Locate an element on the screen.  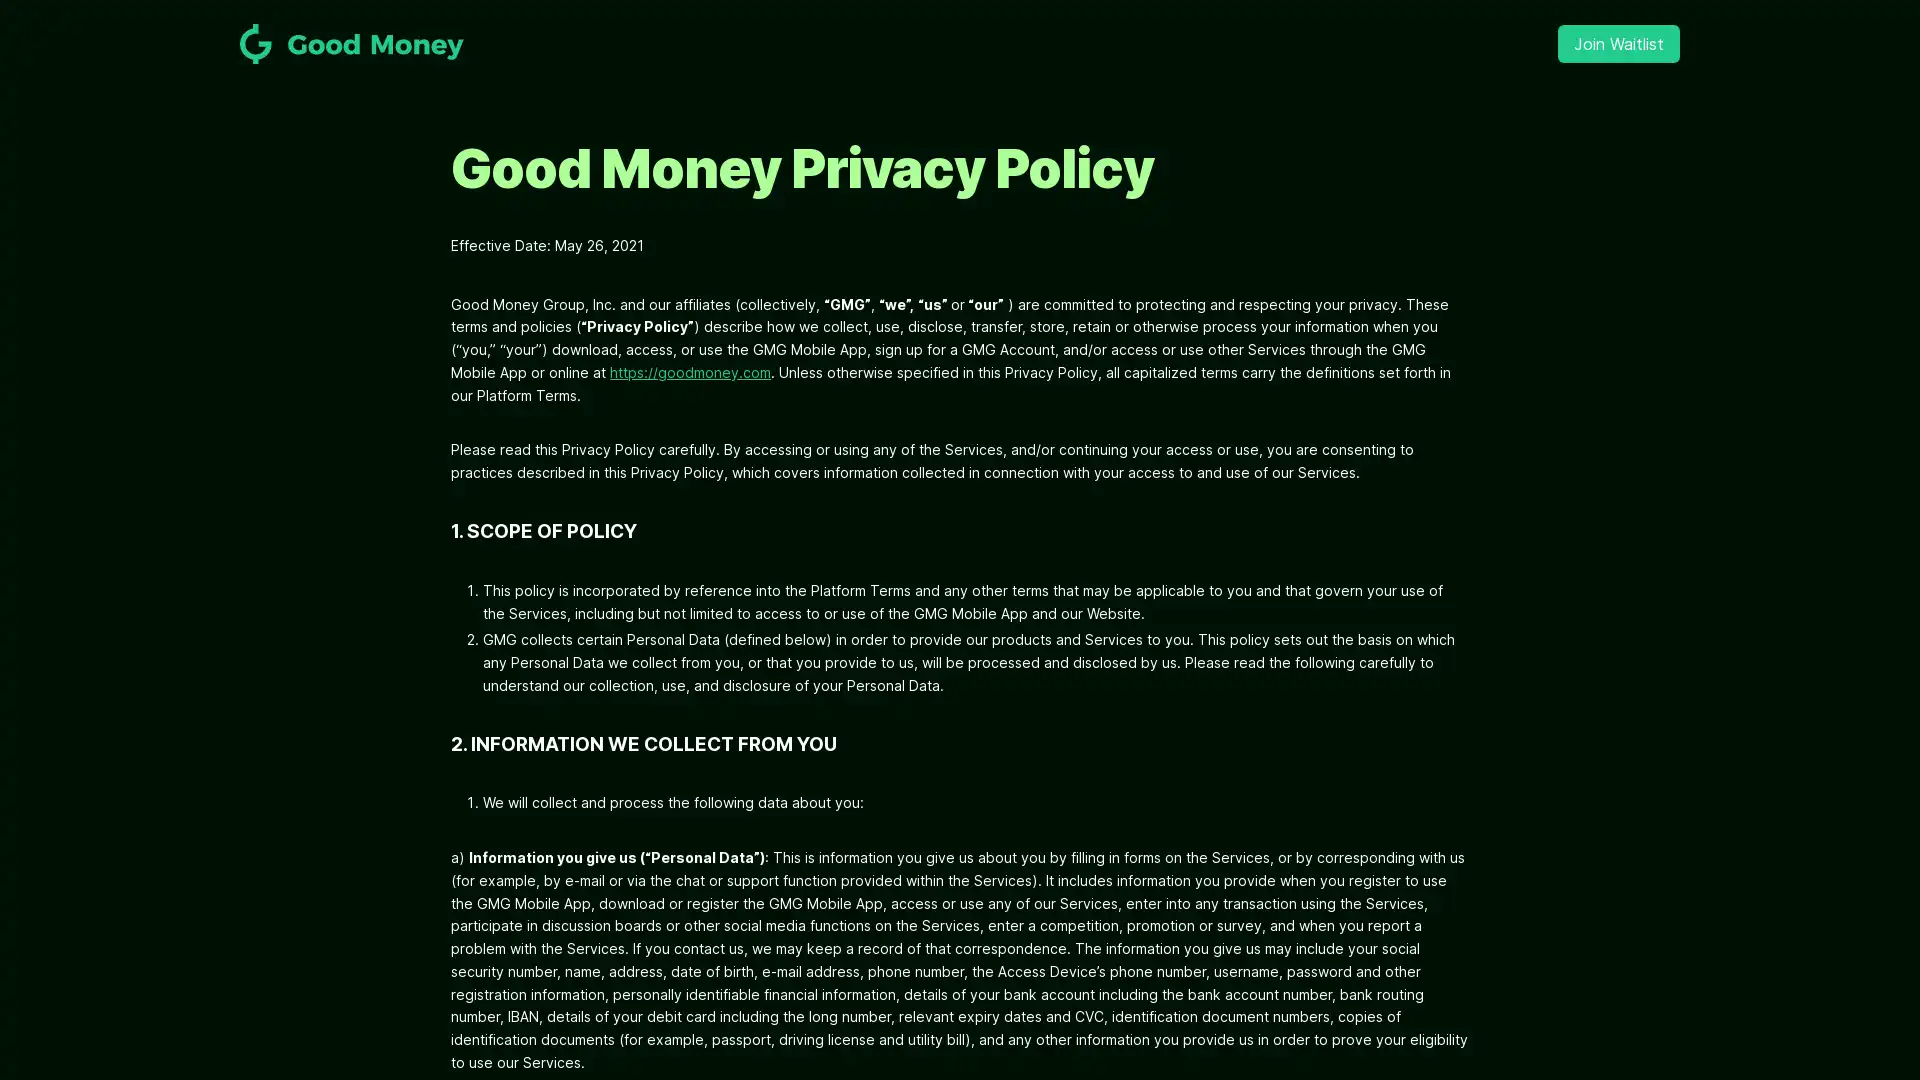
Get Started is located at coordinates (960, 610).